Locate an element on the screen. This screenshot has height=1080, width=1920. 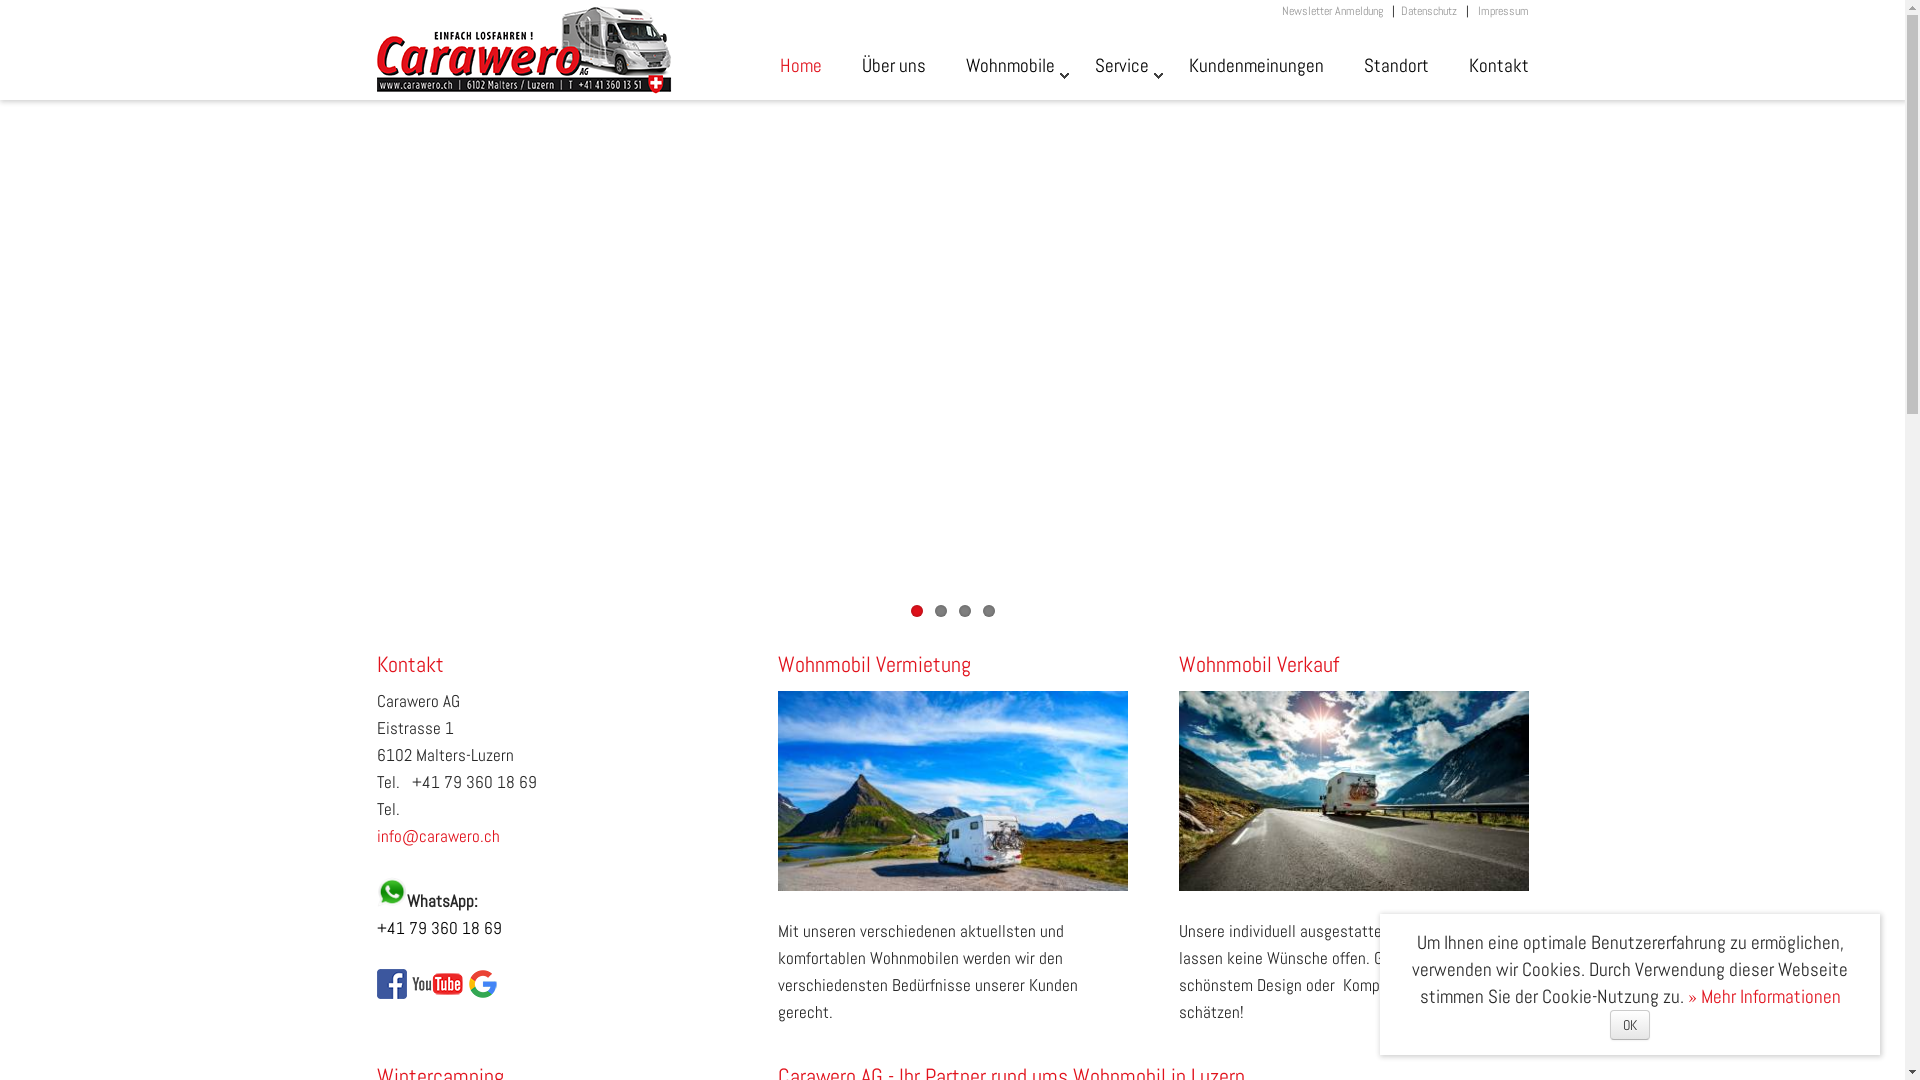
'Standort' is located at coordinates (1395, 75).